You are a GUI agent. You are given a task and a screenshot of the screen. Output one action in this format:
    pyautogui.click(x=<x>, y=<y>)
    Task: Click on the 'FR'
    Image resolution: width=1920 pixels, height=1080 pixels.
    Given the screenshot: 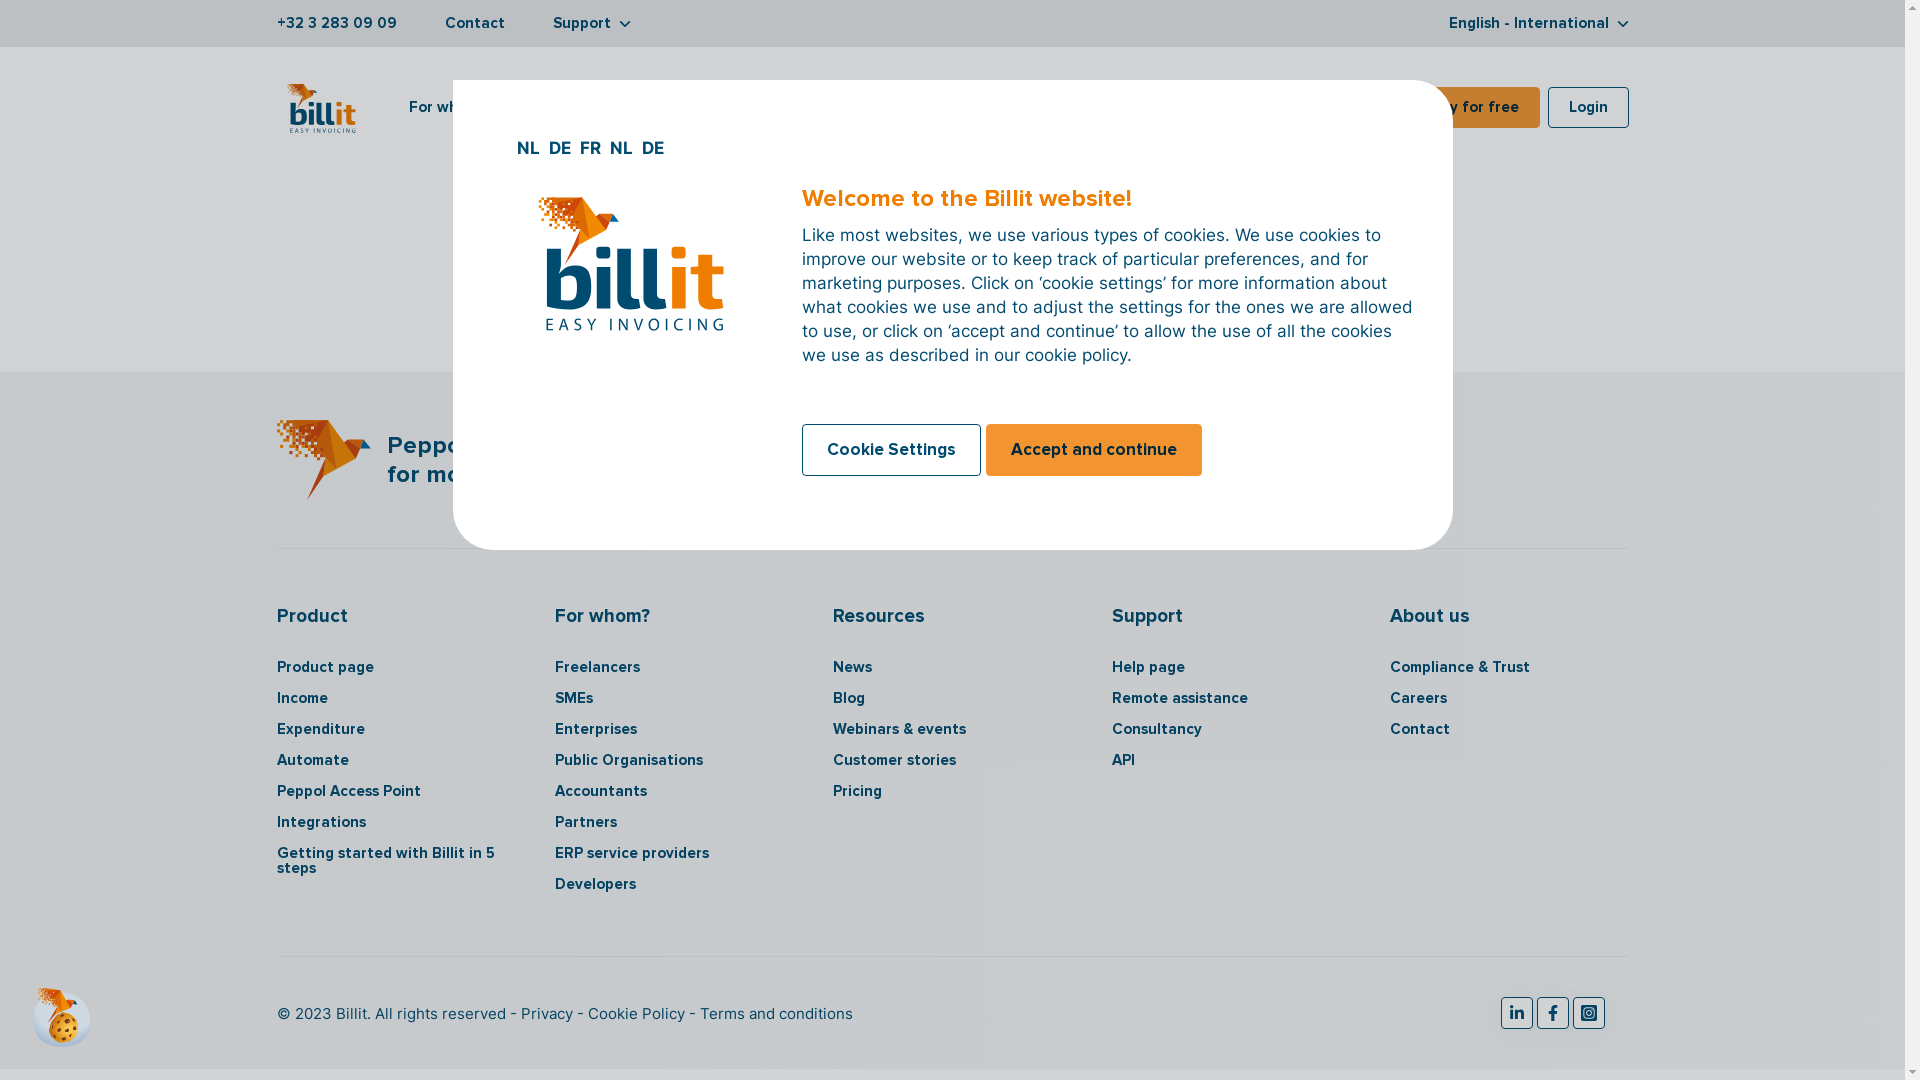 What is the action you would take?
    pyautogui.click(x=579, y=146)
    